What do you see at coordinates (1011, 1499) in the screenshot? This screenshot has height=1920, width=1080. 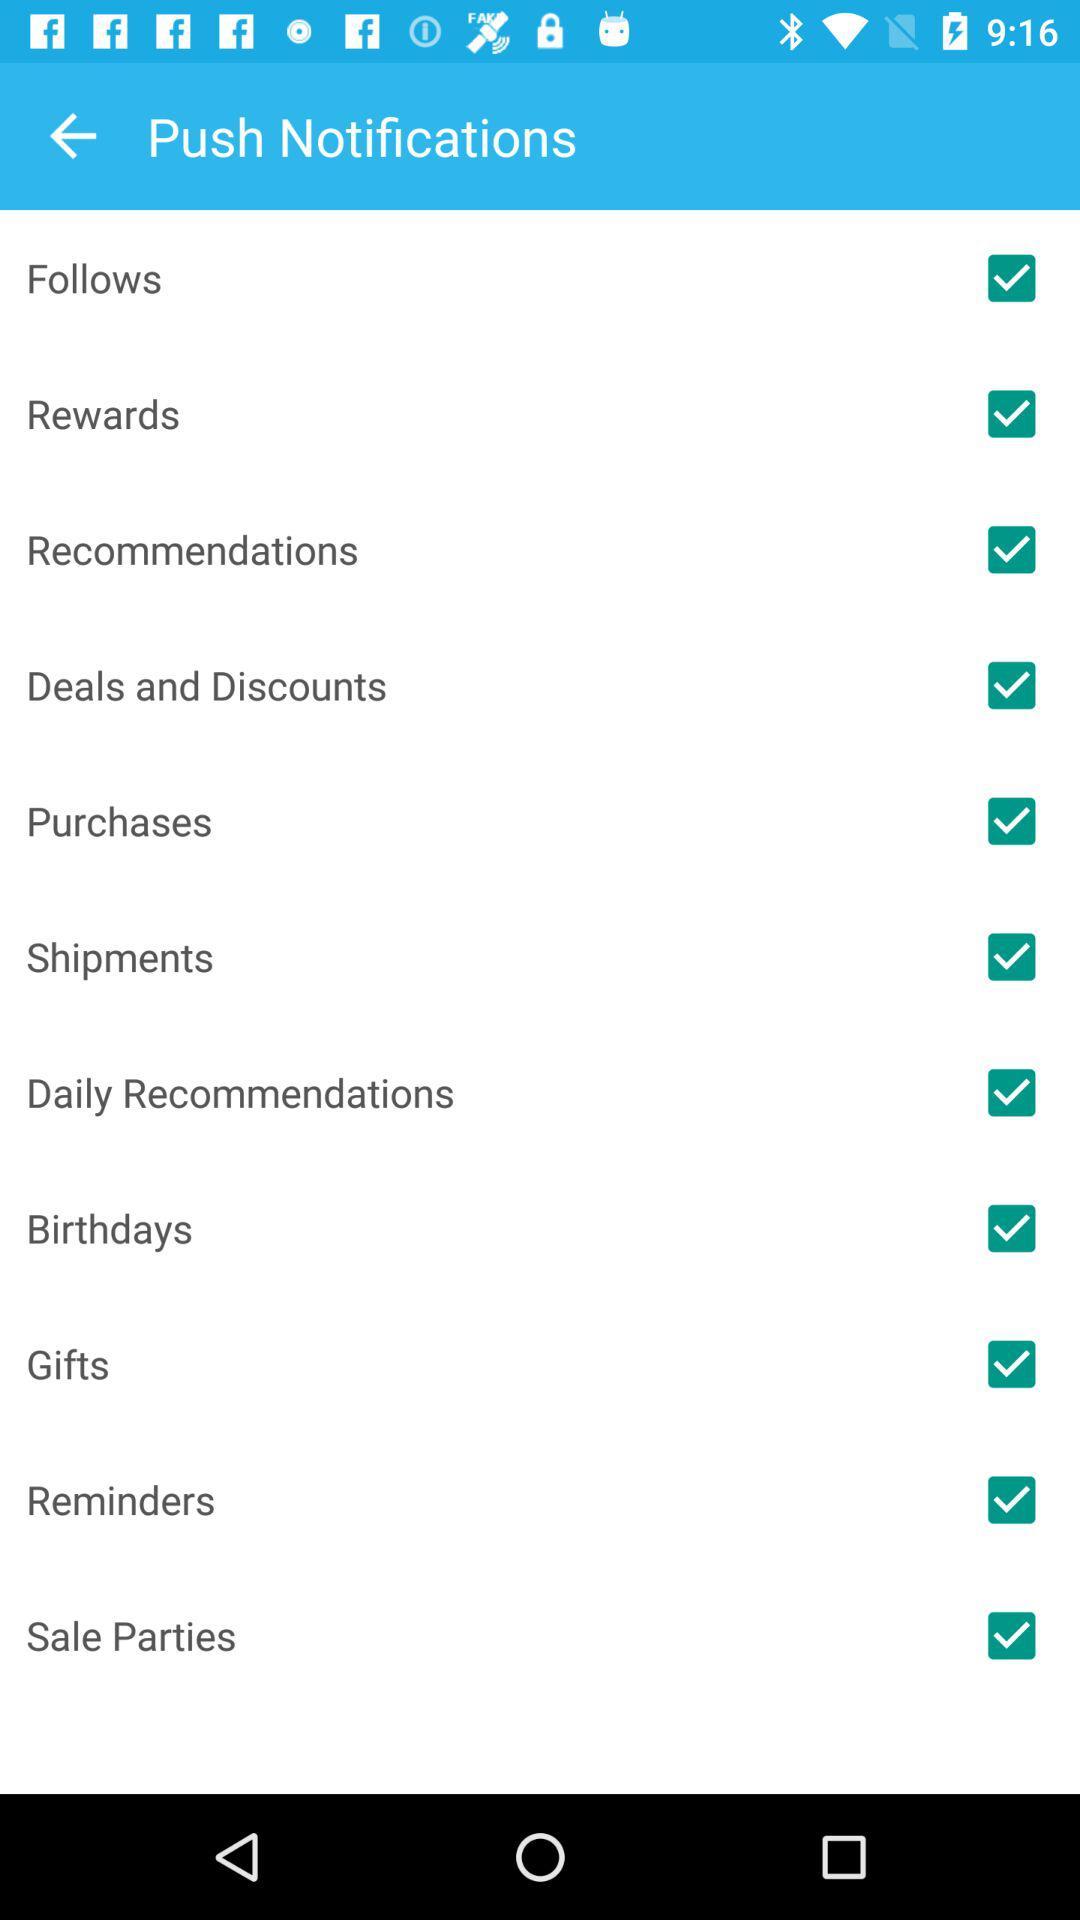 I see `make a selection for reminders` at bounding box center [1011, 1499].